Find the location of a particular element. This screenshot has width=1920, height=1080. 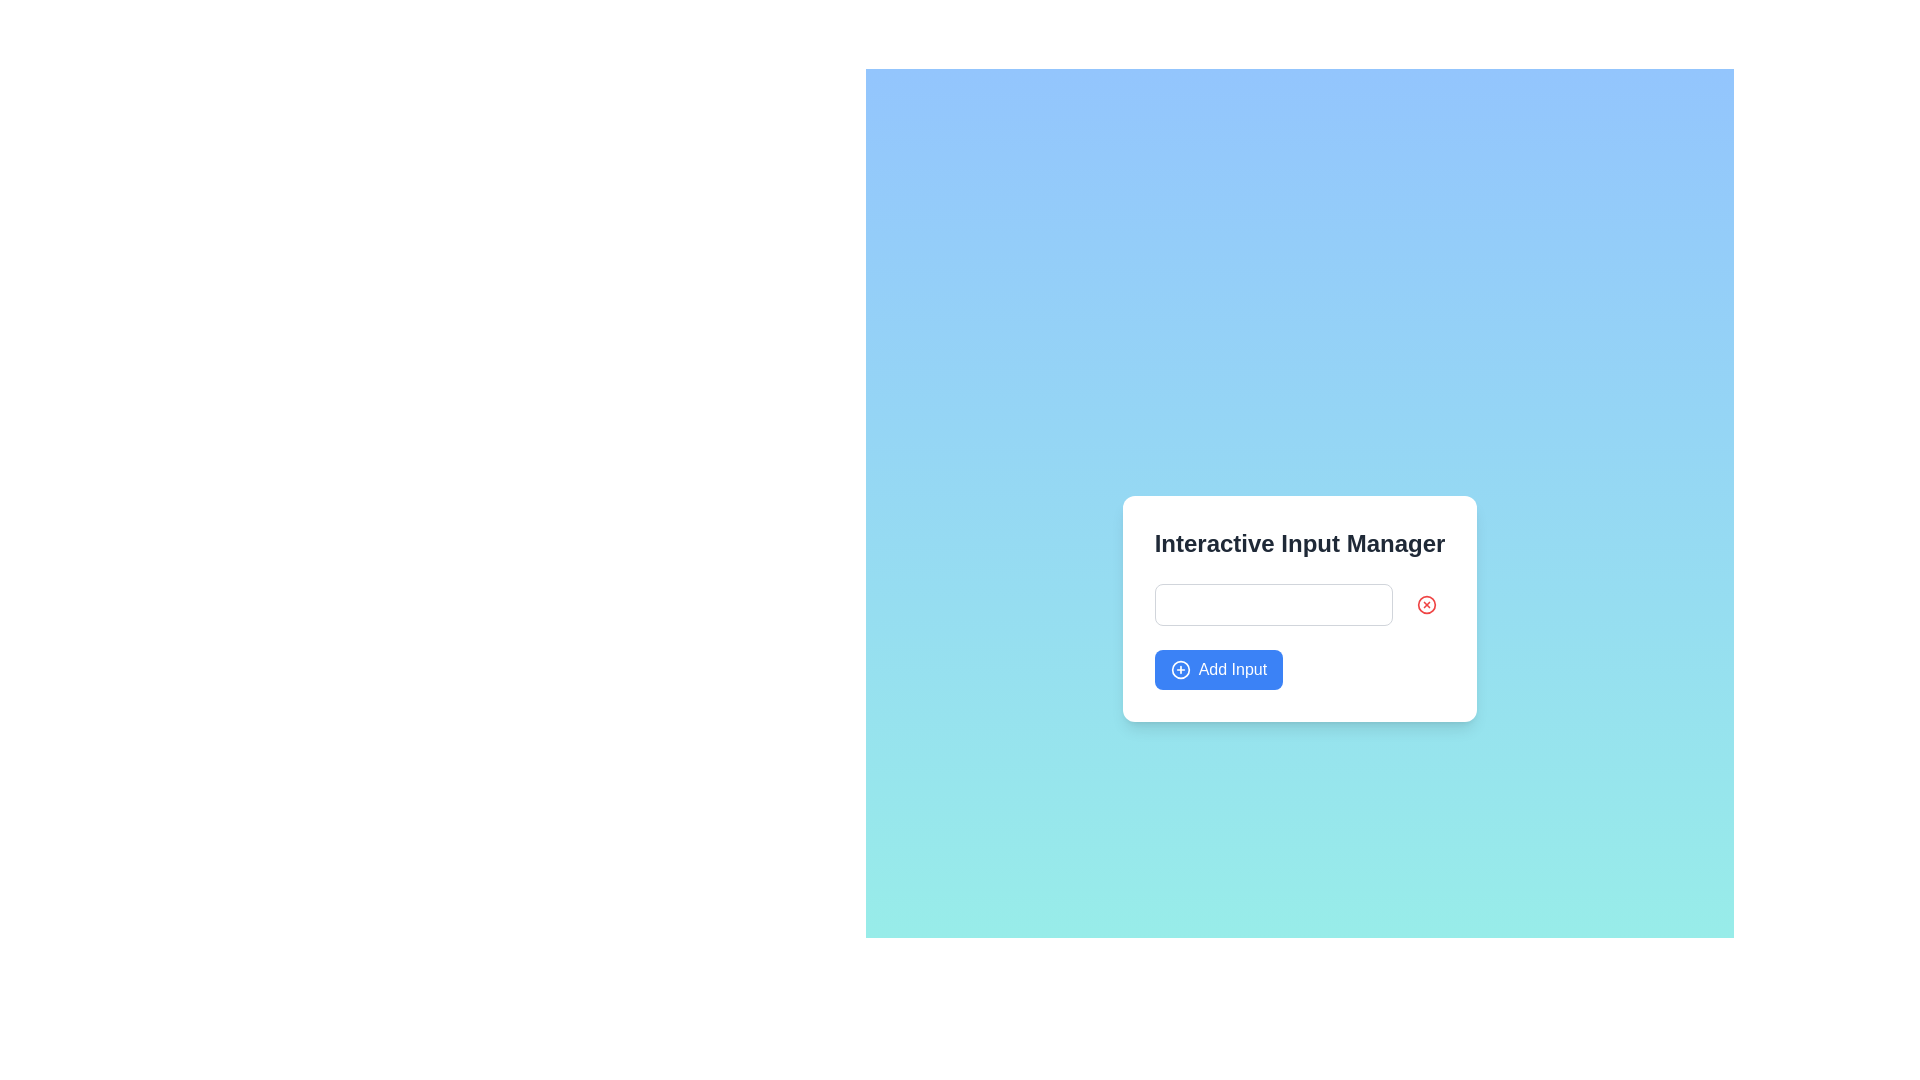

the decorative icon located inside the 'Add Input' blue button, positioned towards the left side of the button is located at coordinates (1180, 670).